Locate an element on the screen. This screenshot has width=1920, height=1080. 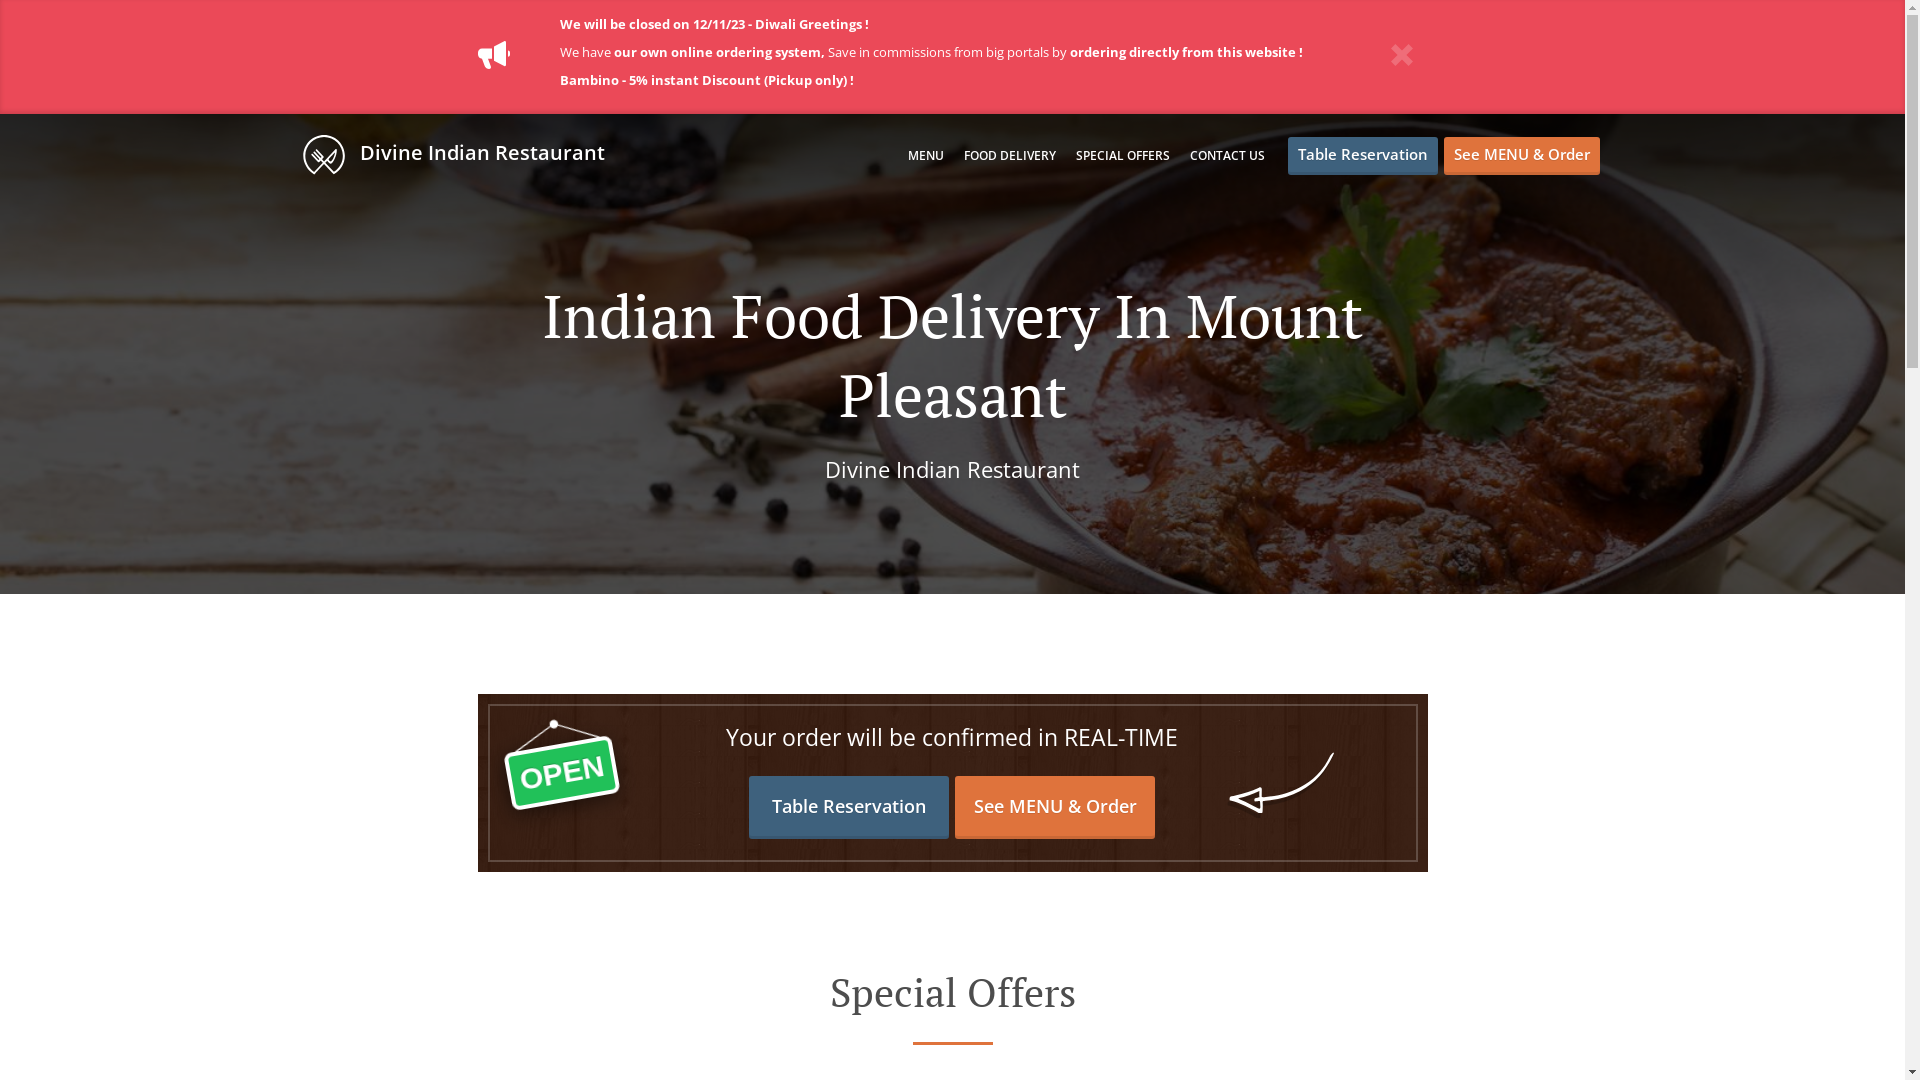
'FOOD DELIVERY' is located at coordinates (1009, 154).